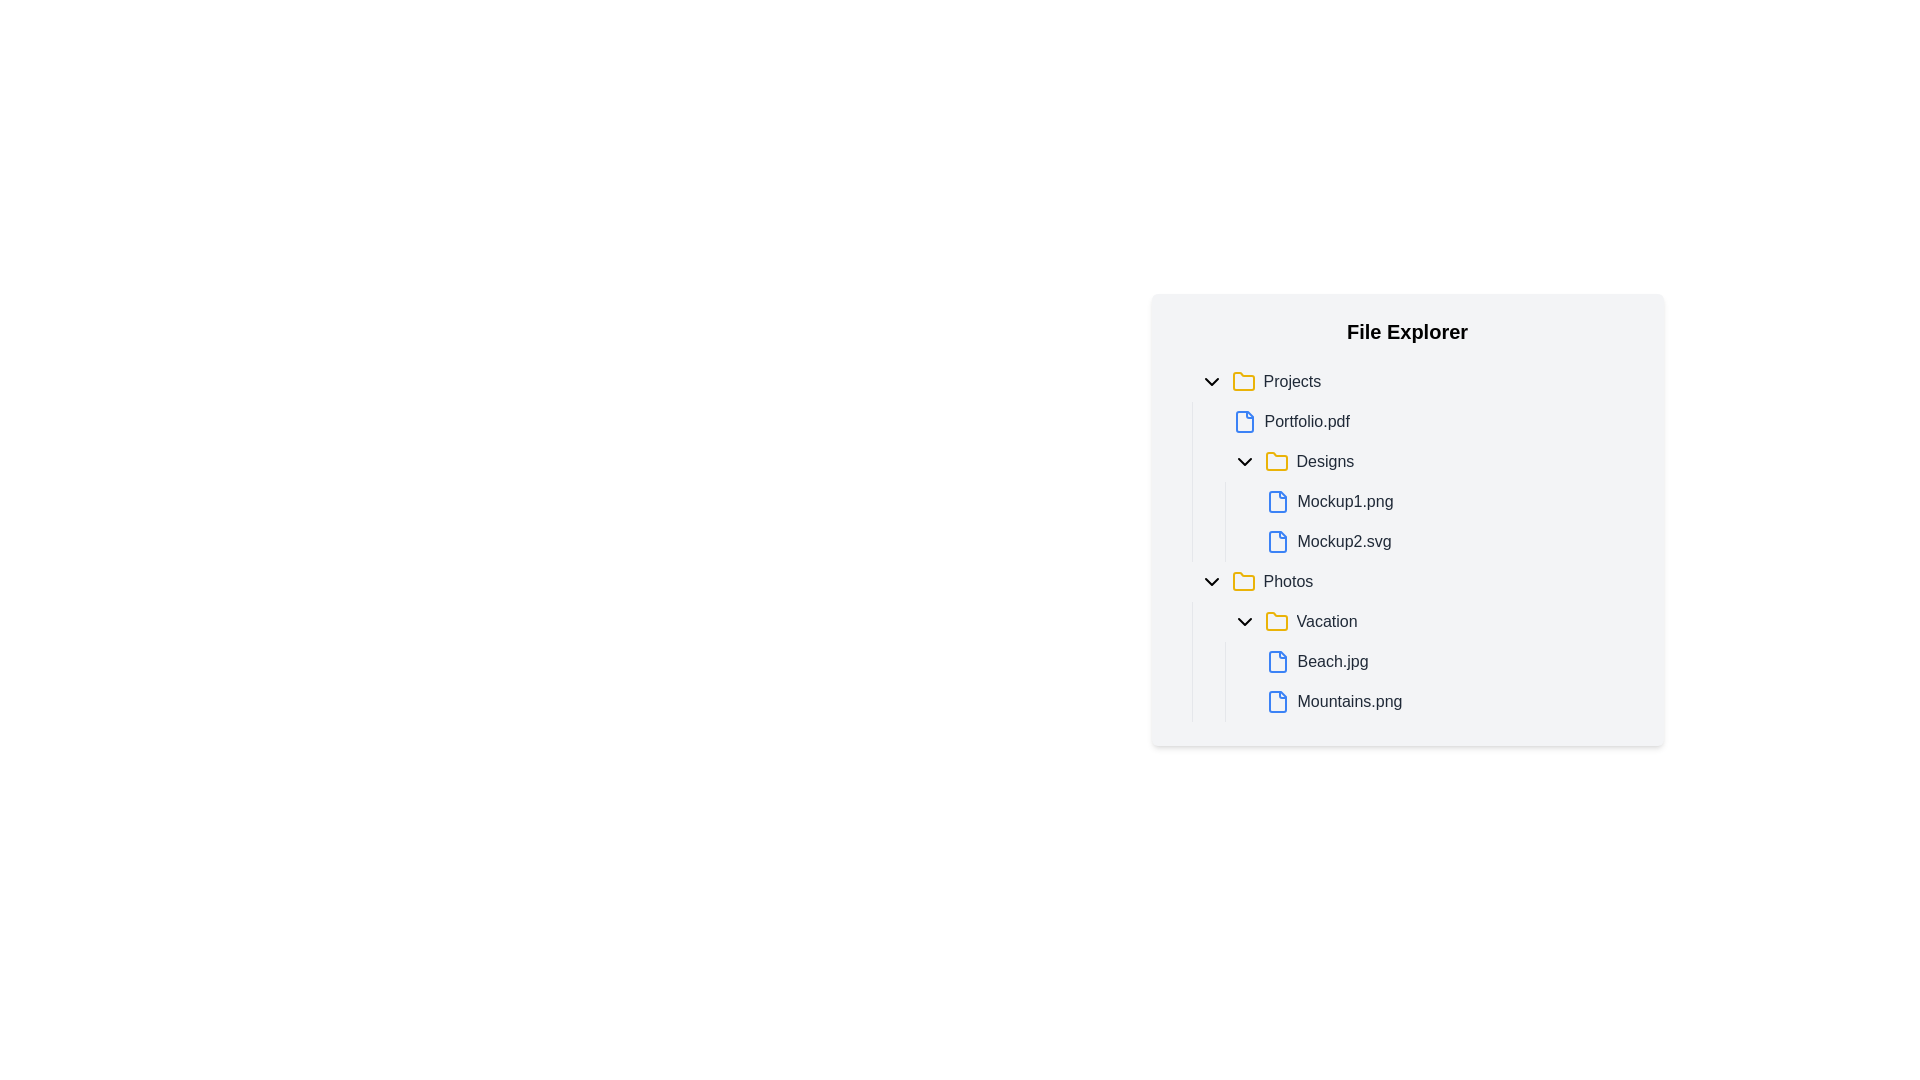 This screenshot has height=1080, width=1920. Describe the element at coordinates (1275, 620) in the screenshot. I see `the SVG-based icon representing the 'Vacation' folder in the 'File Explorer' interface` at that location.